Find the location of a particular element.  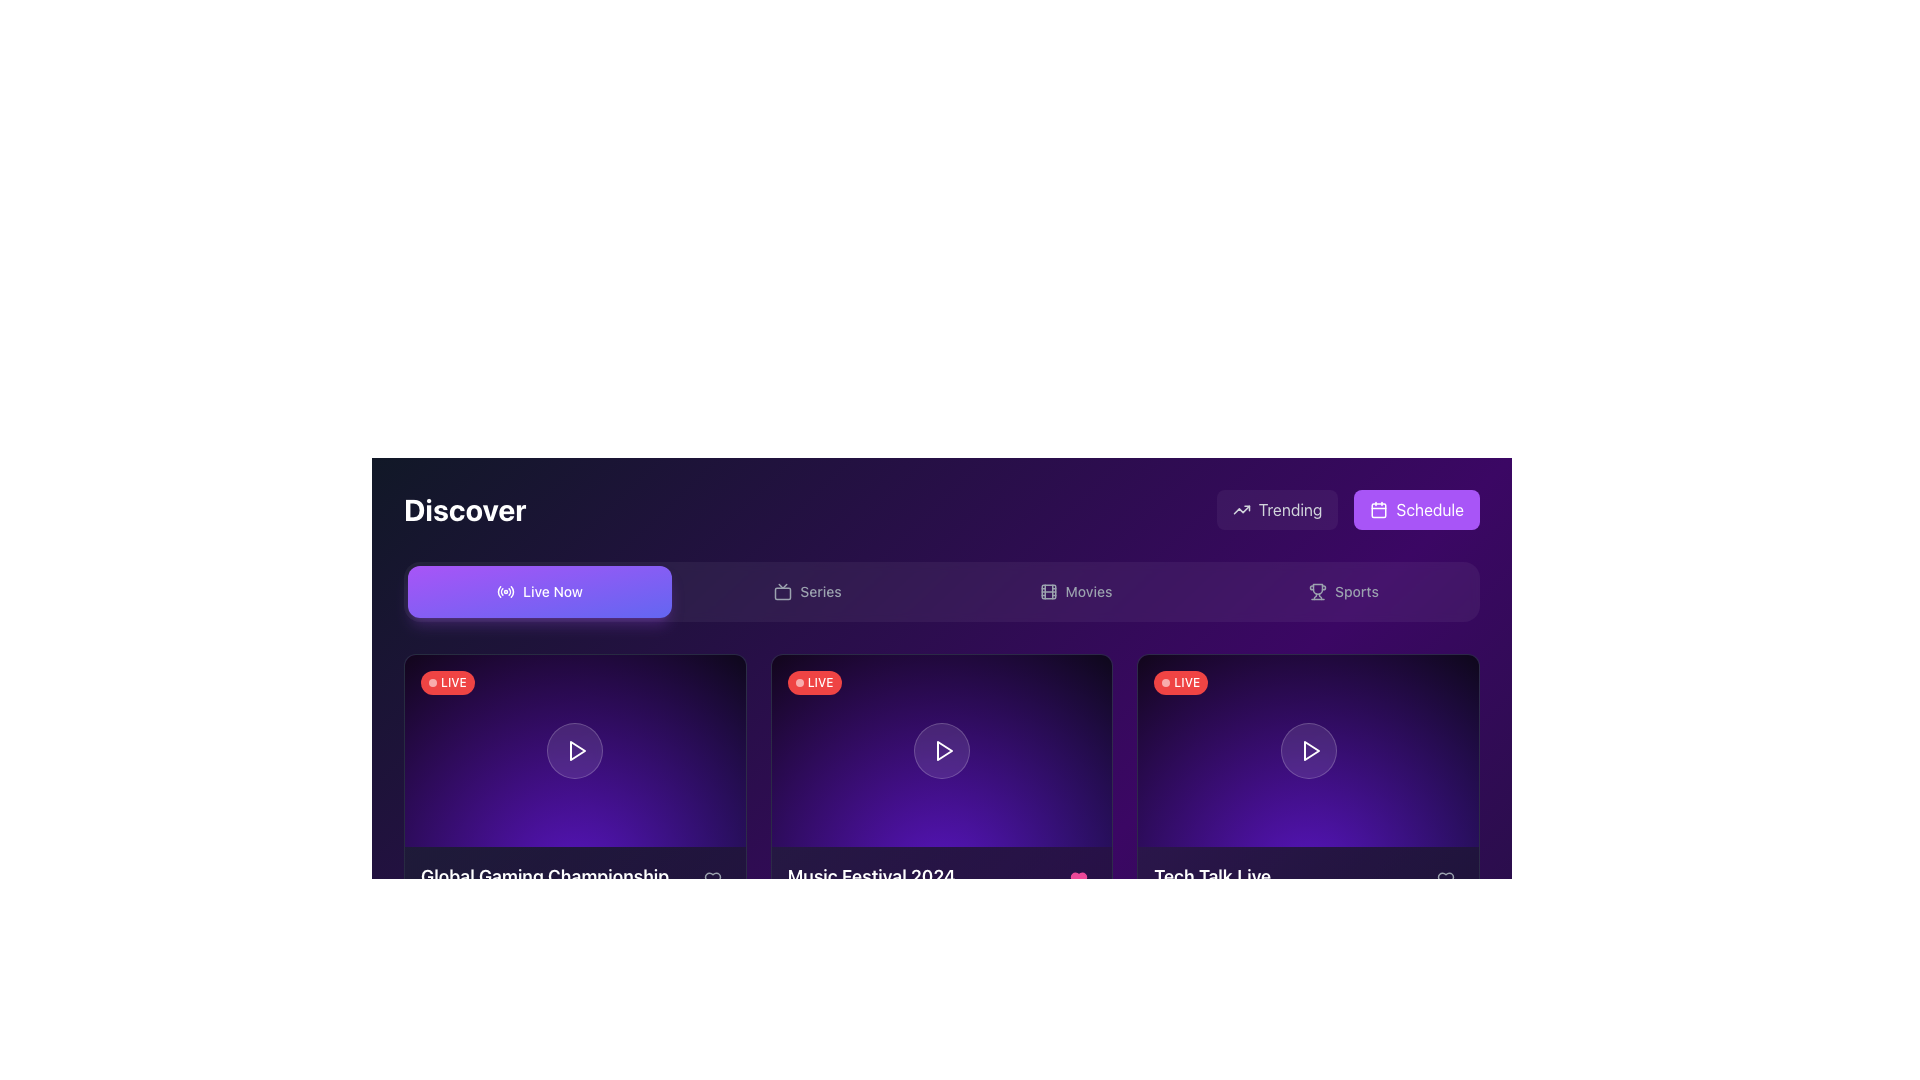

the interactive heart-shaped button located below the 'Music Festival 2024' title is located at coordinates (1078, 878).